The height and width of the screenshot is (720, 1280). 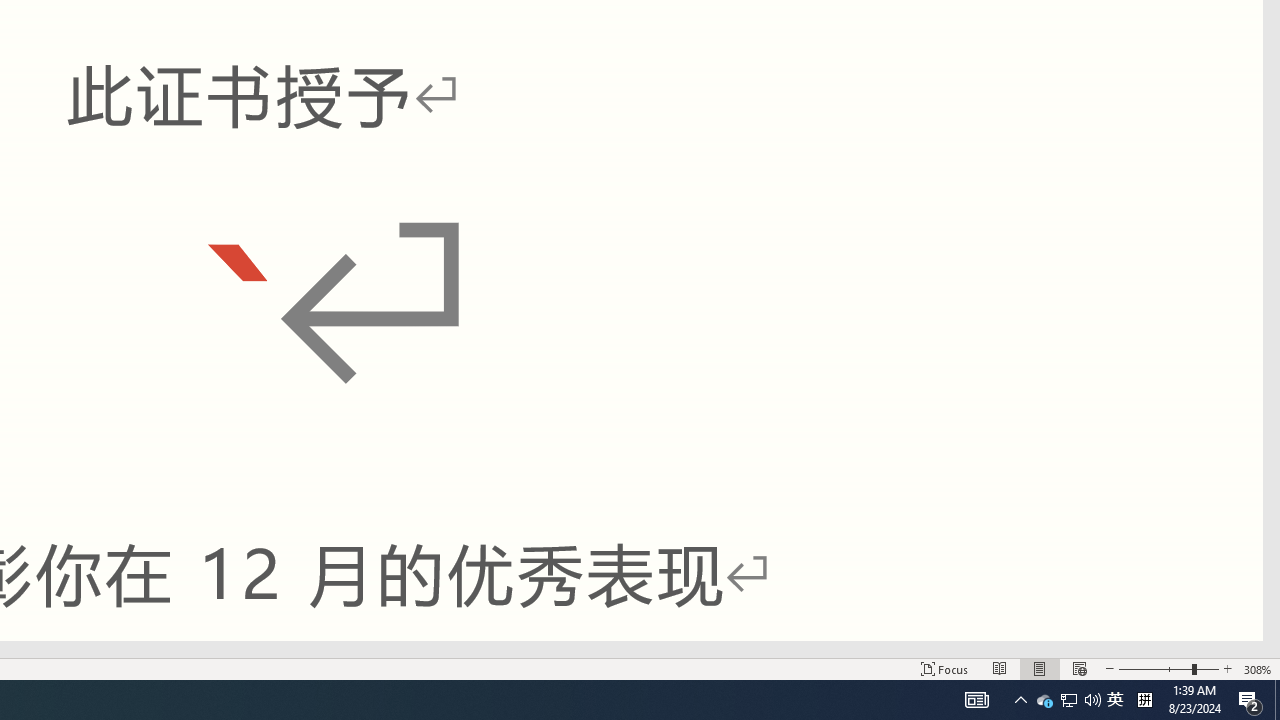 What do you see at coordinates (977, 698) in the screenshot?
I see `'Notification Chevron'` at bounding box center [977, 698].